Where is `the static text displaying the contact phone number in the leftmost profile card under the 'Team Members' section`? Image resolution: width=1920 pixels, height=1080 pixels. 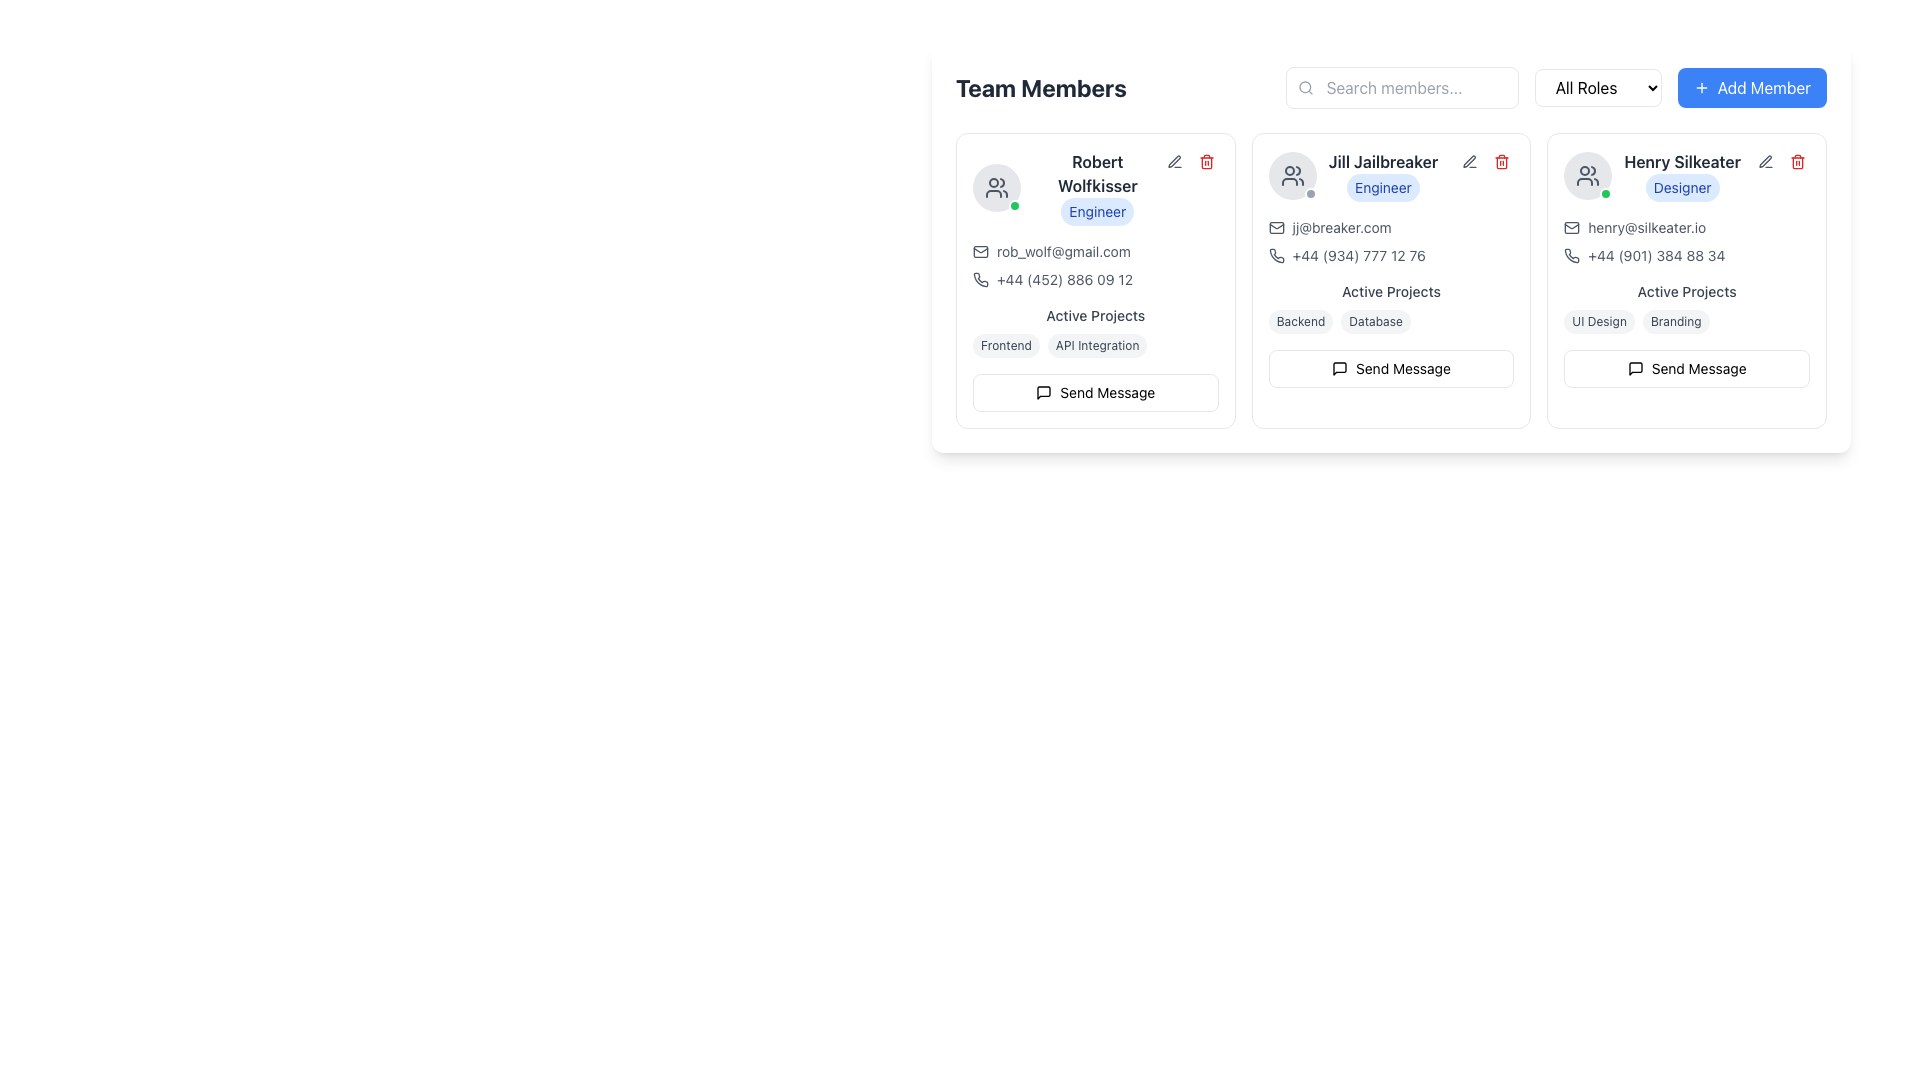 the static text displaying the contact phone number in the leftmost profile card under the 'Team Members' section is located at coordinates (1094, 280).